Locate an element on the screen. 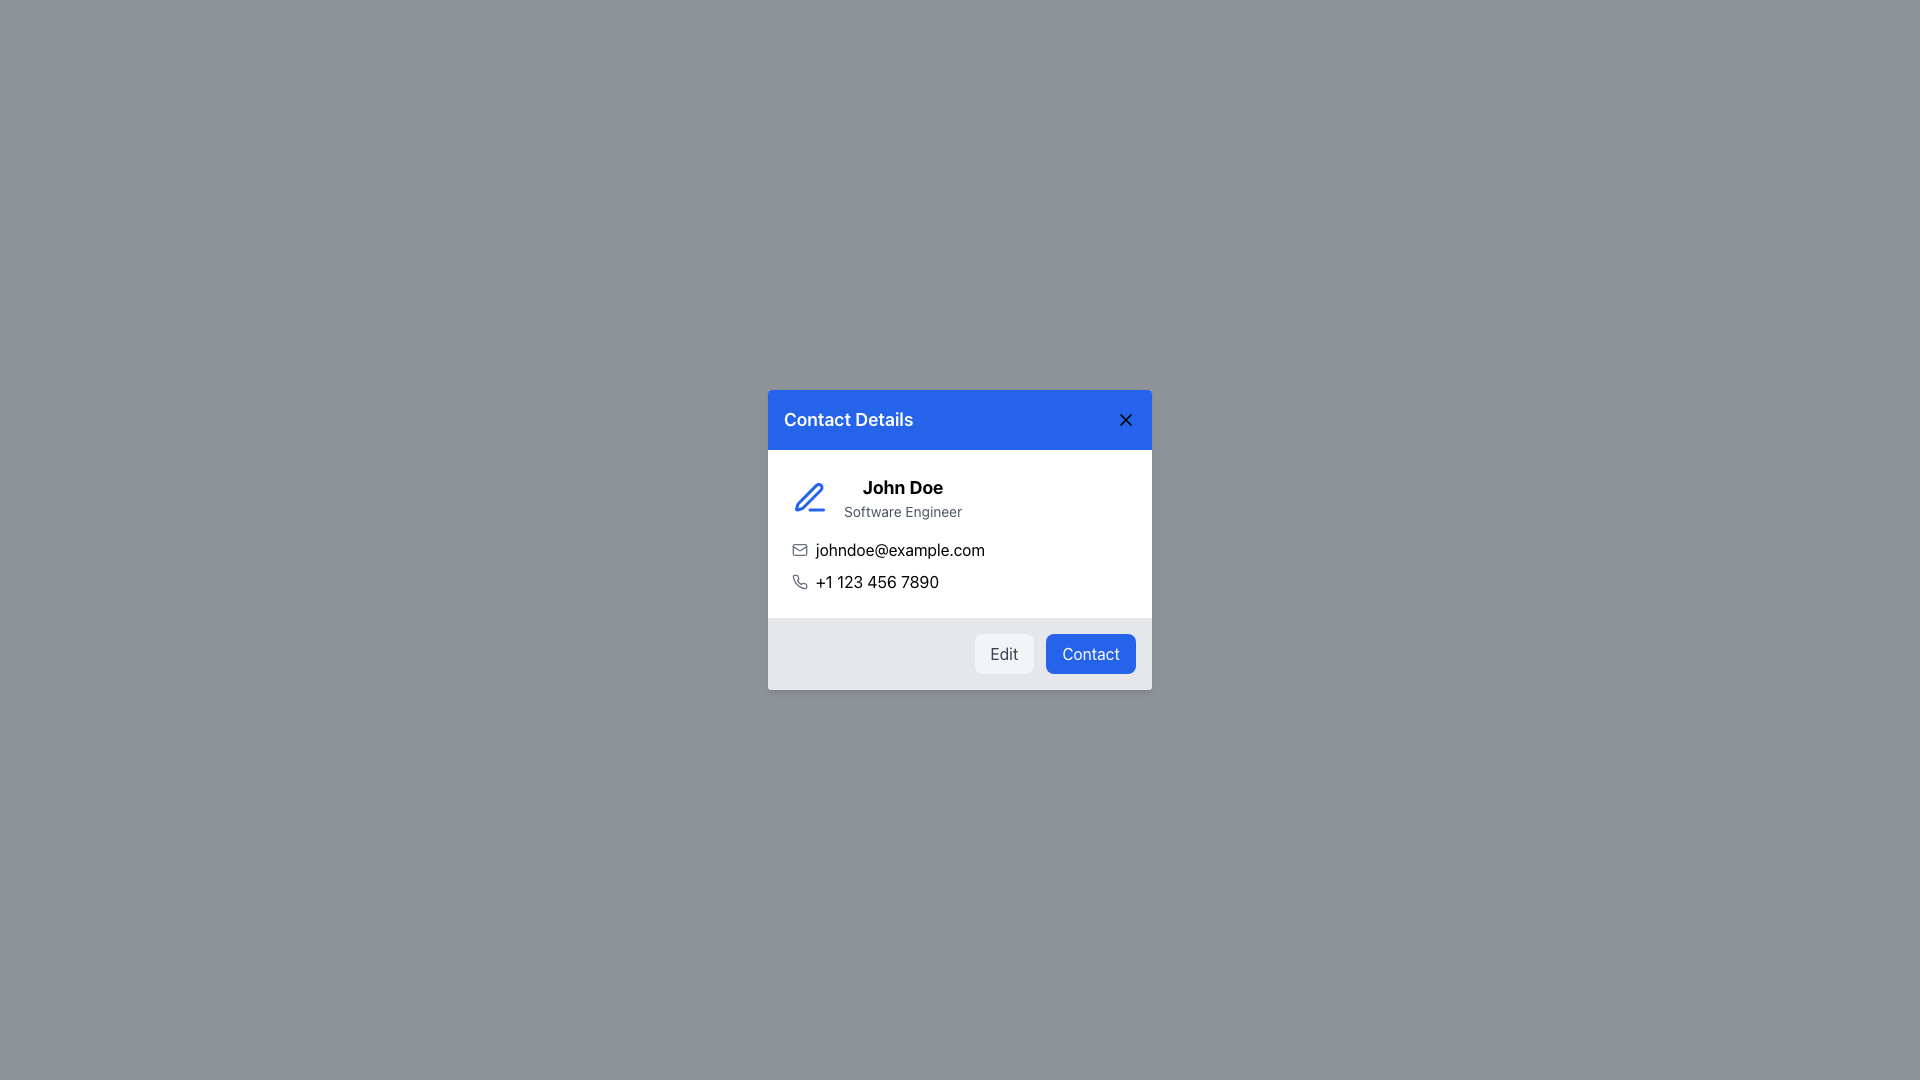 The height and width of the screenshot is (1080, 1920). the 'Edit' button located at the bottom-right area of the interface to initiate editing is located at coordinates (1004, 654).